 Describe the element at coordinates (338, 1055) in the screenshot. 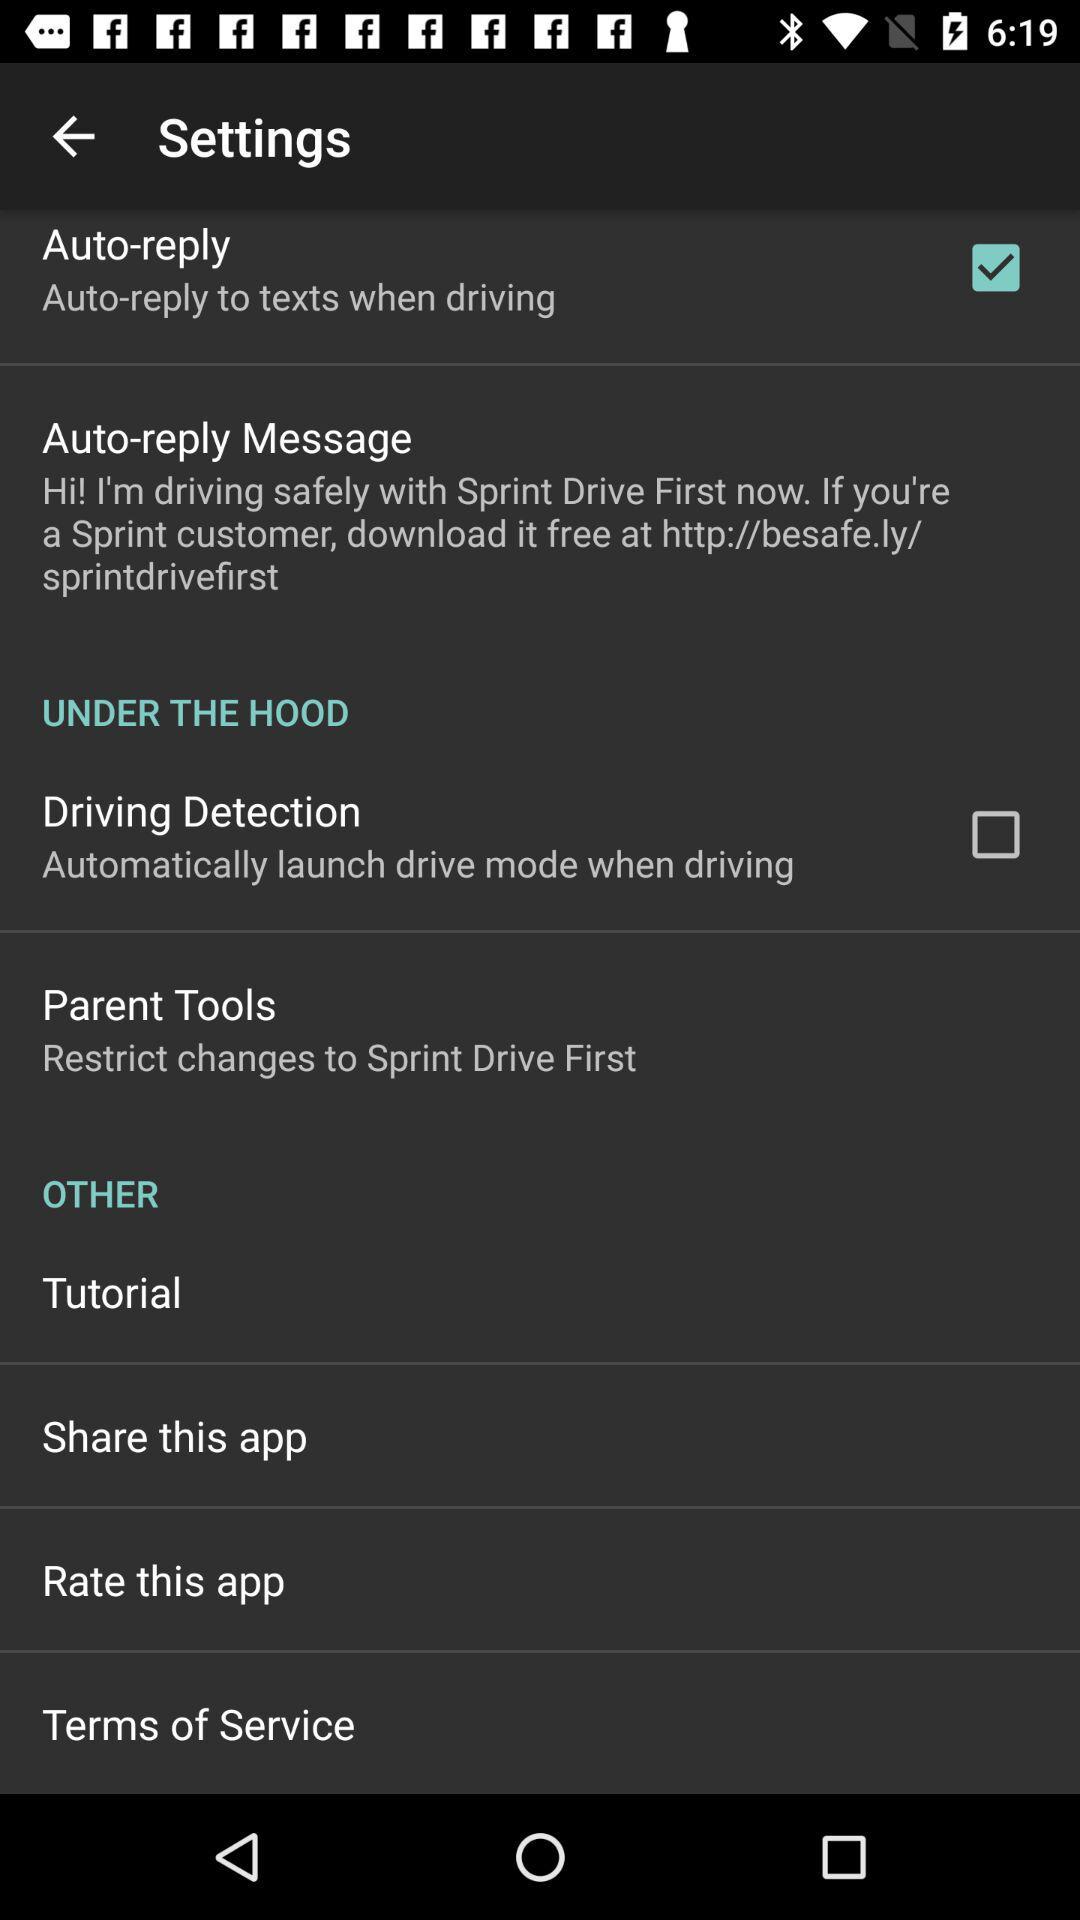

I see `the restrict changes to` at that location.